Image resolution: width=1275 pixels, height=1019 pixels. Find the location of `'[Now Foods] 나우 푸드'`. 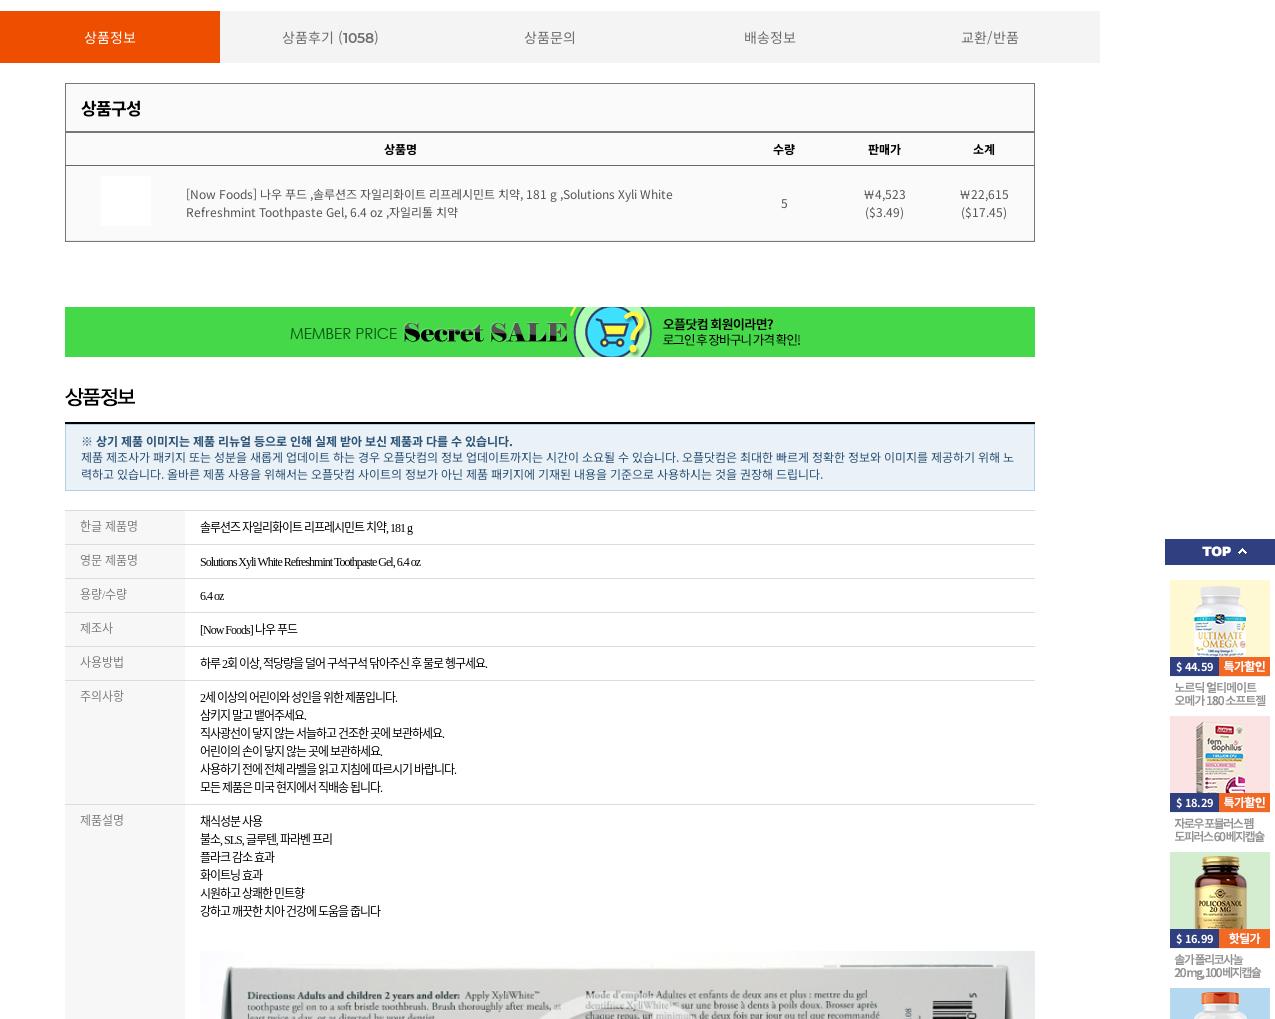

'[Now Foods] 나우 푸드' is located at coordinates (246, 629).